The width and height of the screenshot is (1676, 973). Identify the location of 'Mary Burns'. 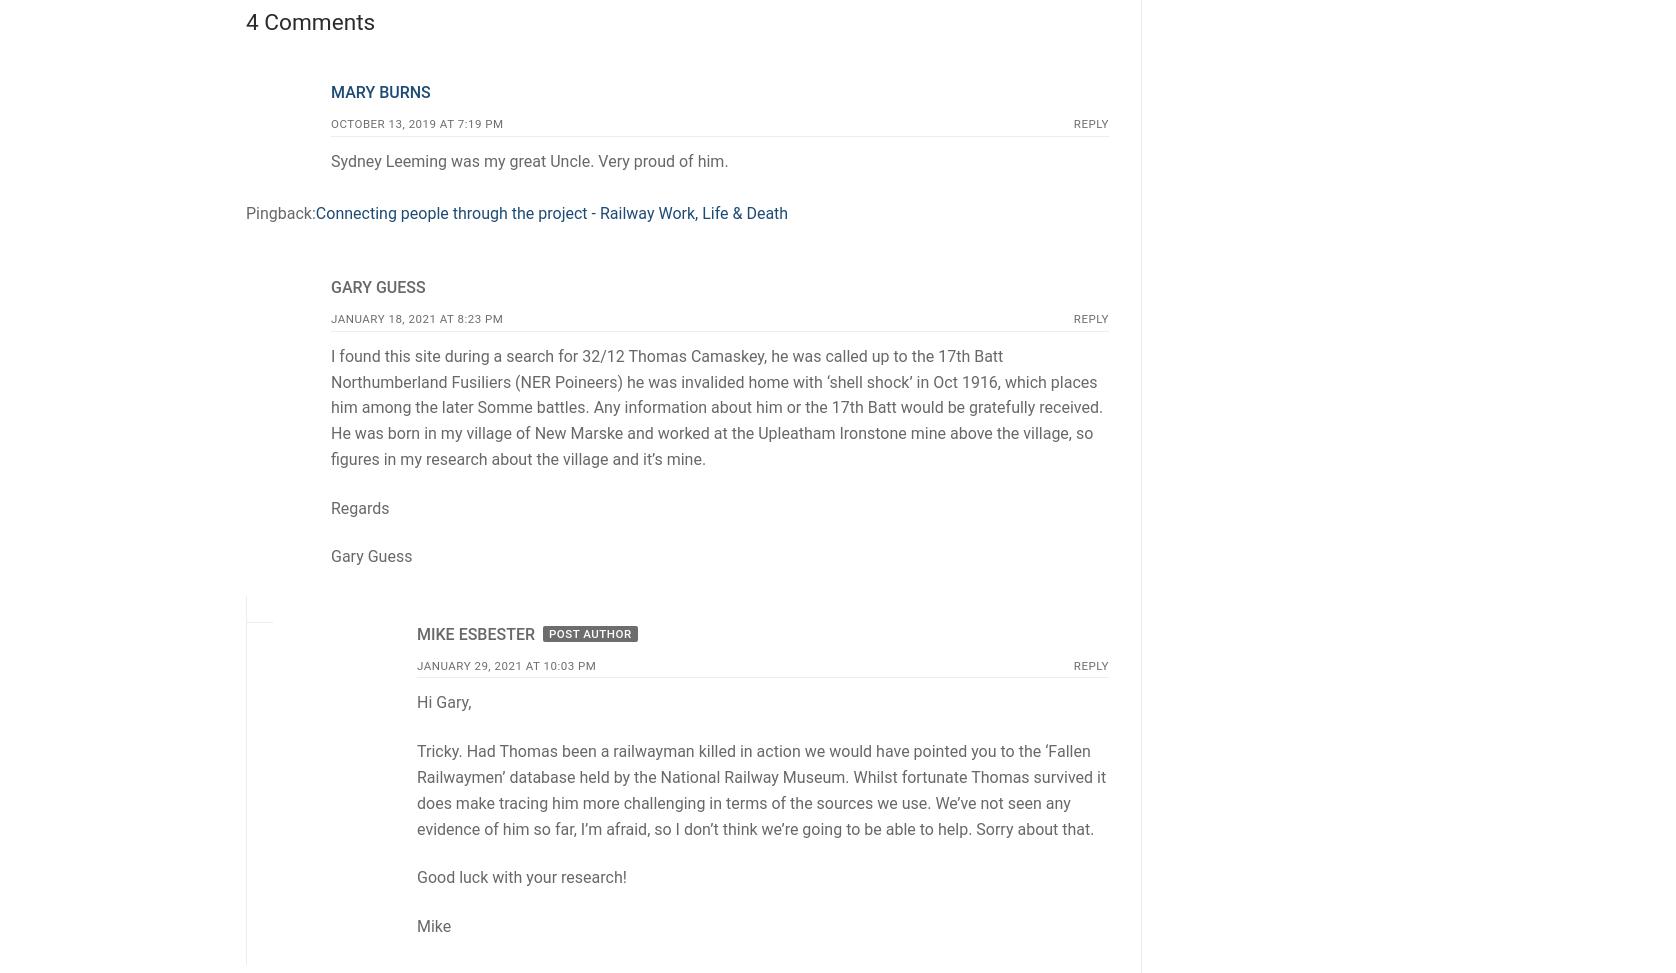
(379, 91).